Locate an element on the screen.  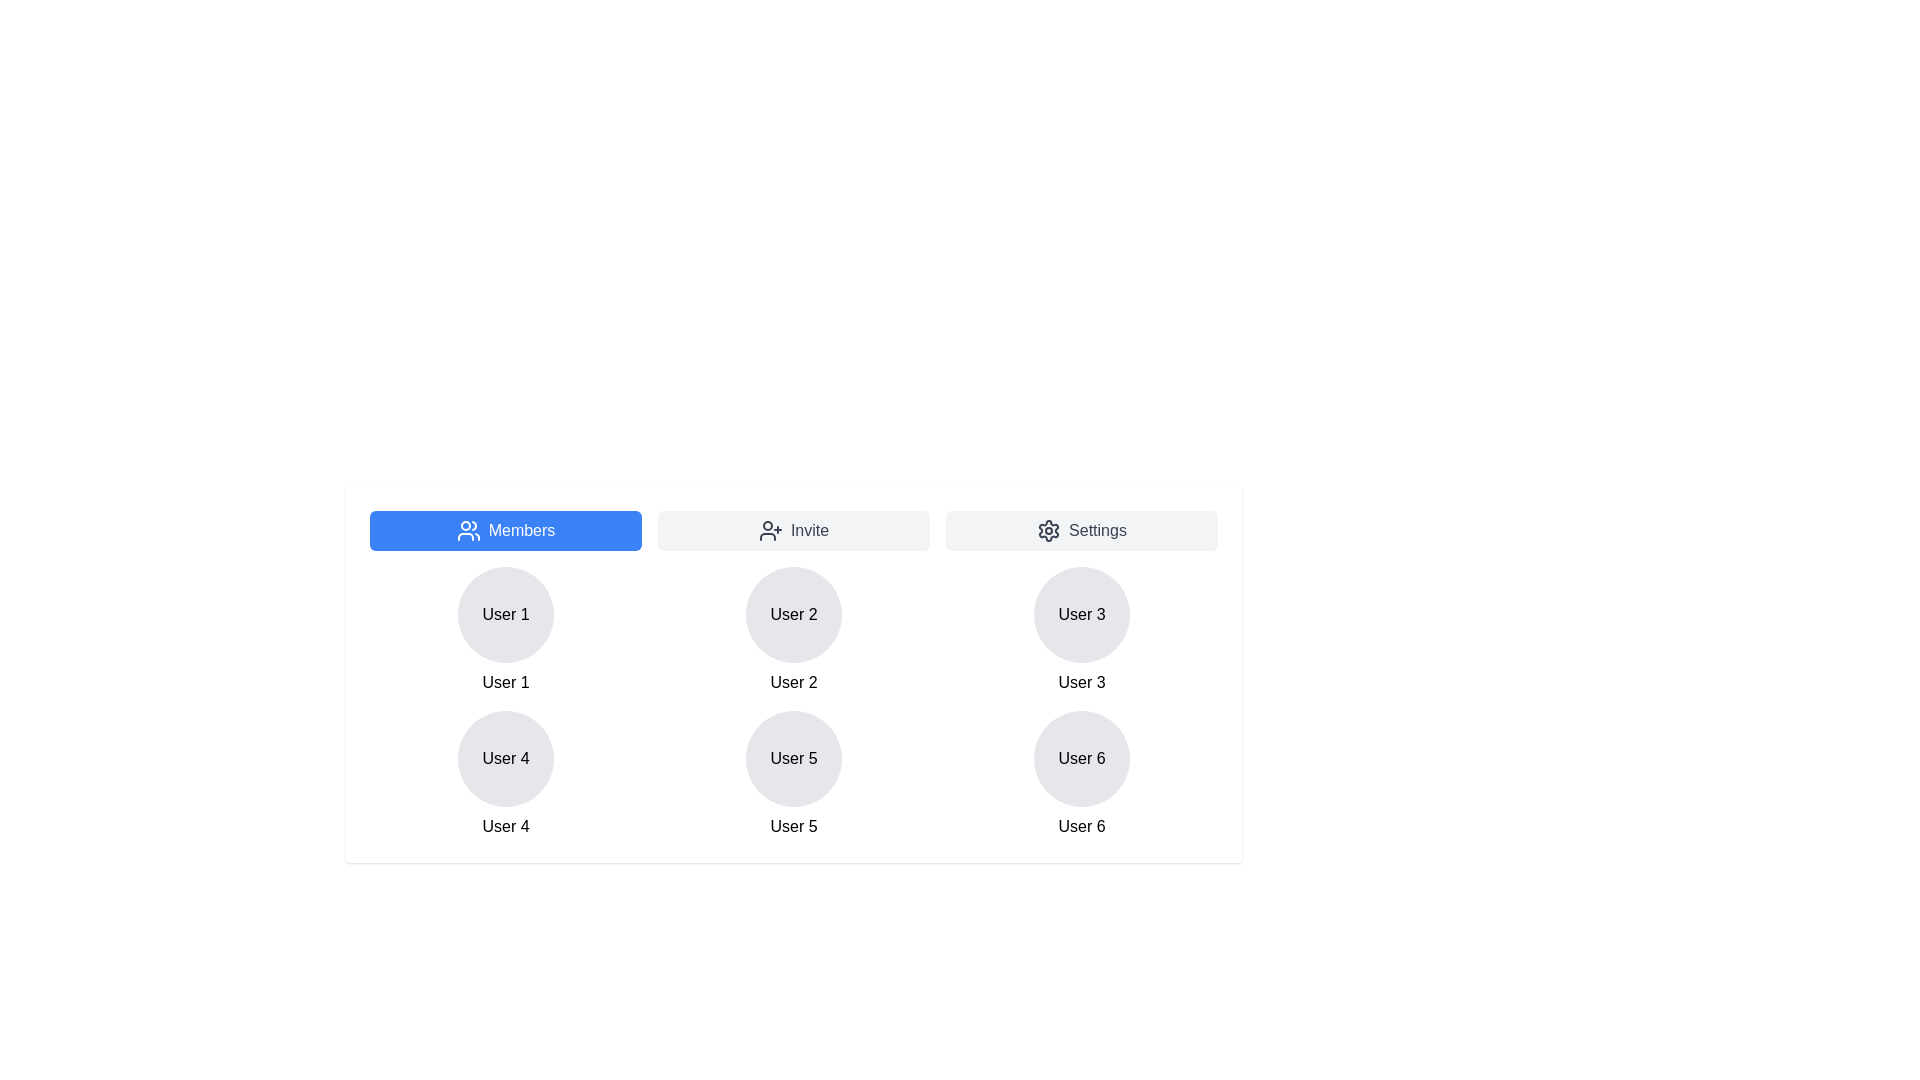
the circular button labeled 'User 2' with a light gray background, located in the 'Members' section is located at coordinates (792, 613).